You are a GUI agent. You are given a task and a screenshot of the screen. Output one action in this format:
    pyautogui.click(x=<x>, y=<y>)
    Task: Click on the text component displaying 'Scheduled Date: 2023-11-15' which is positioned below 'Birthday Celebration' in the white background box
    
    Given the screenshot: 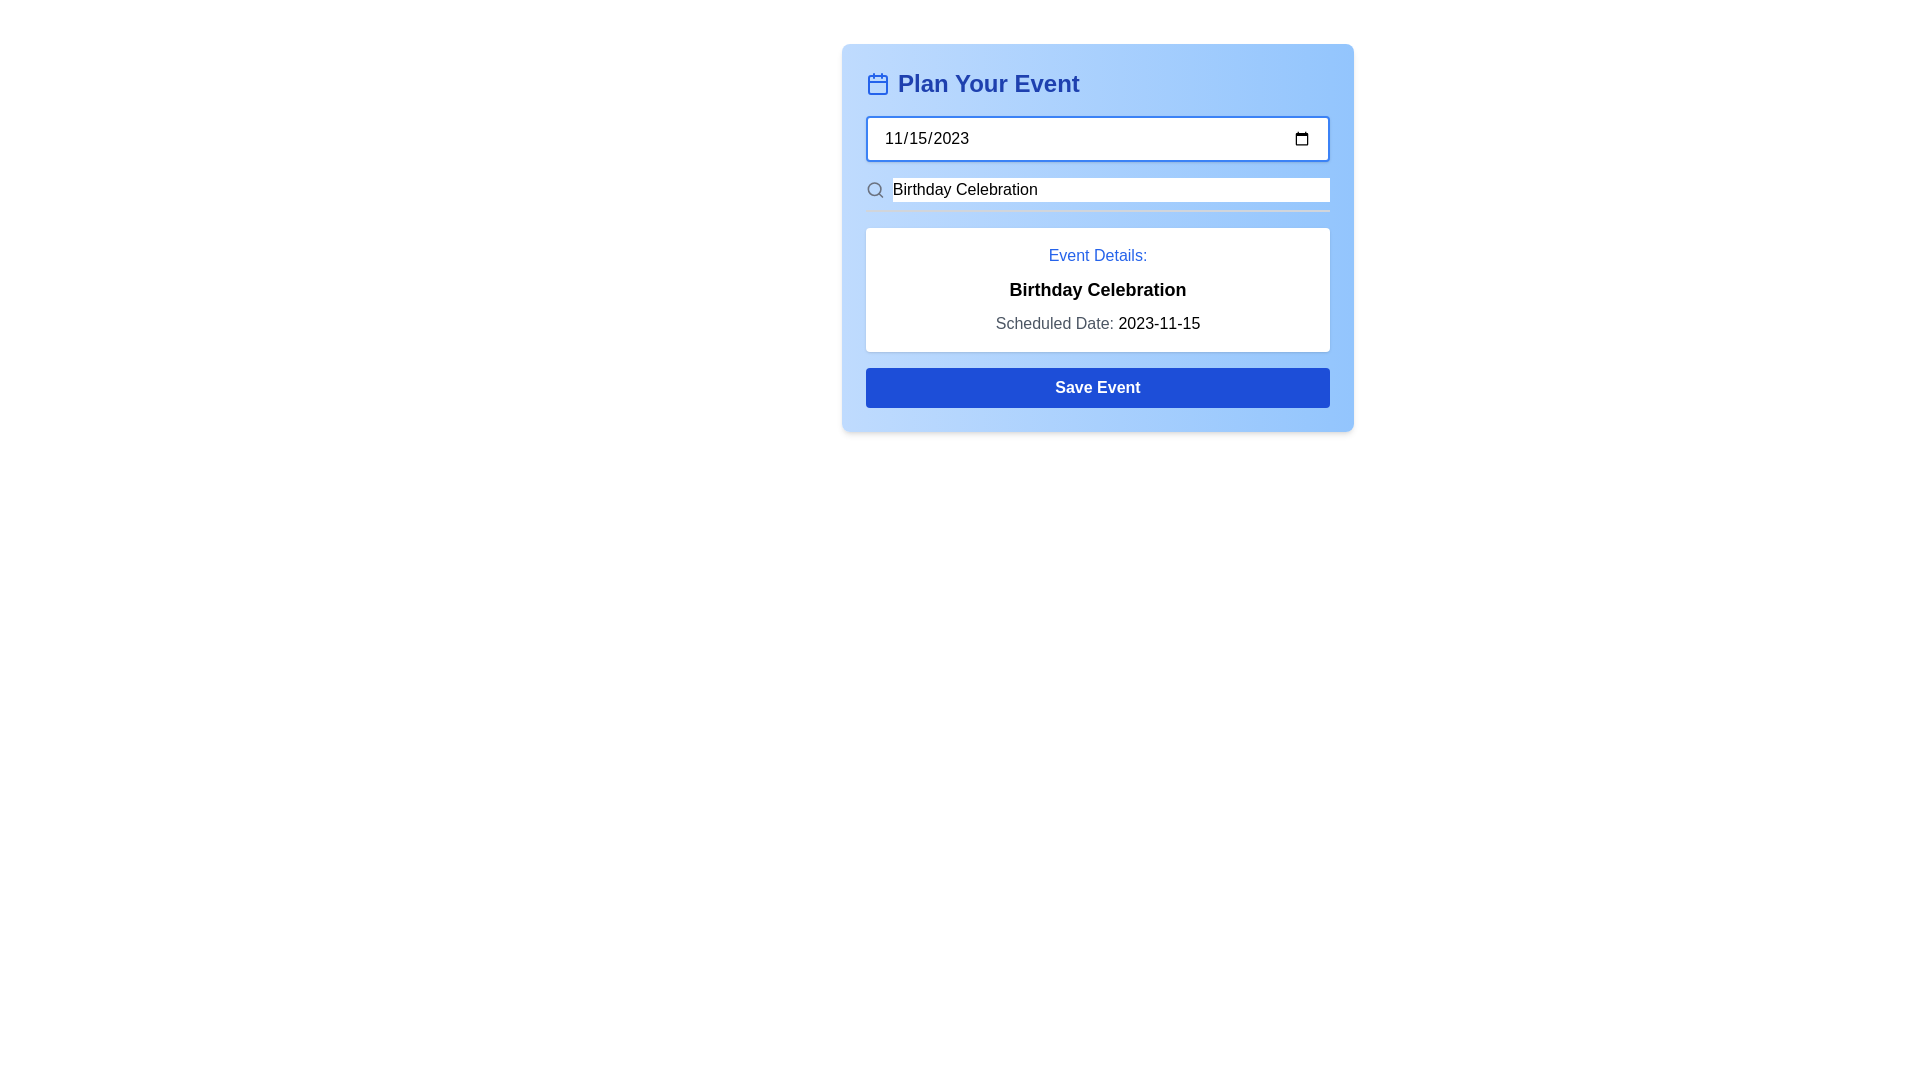 What is the action you would take?
    pyautogui.click(x=1097, y=323)
    